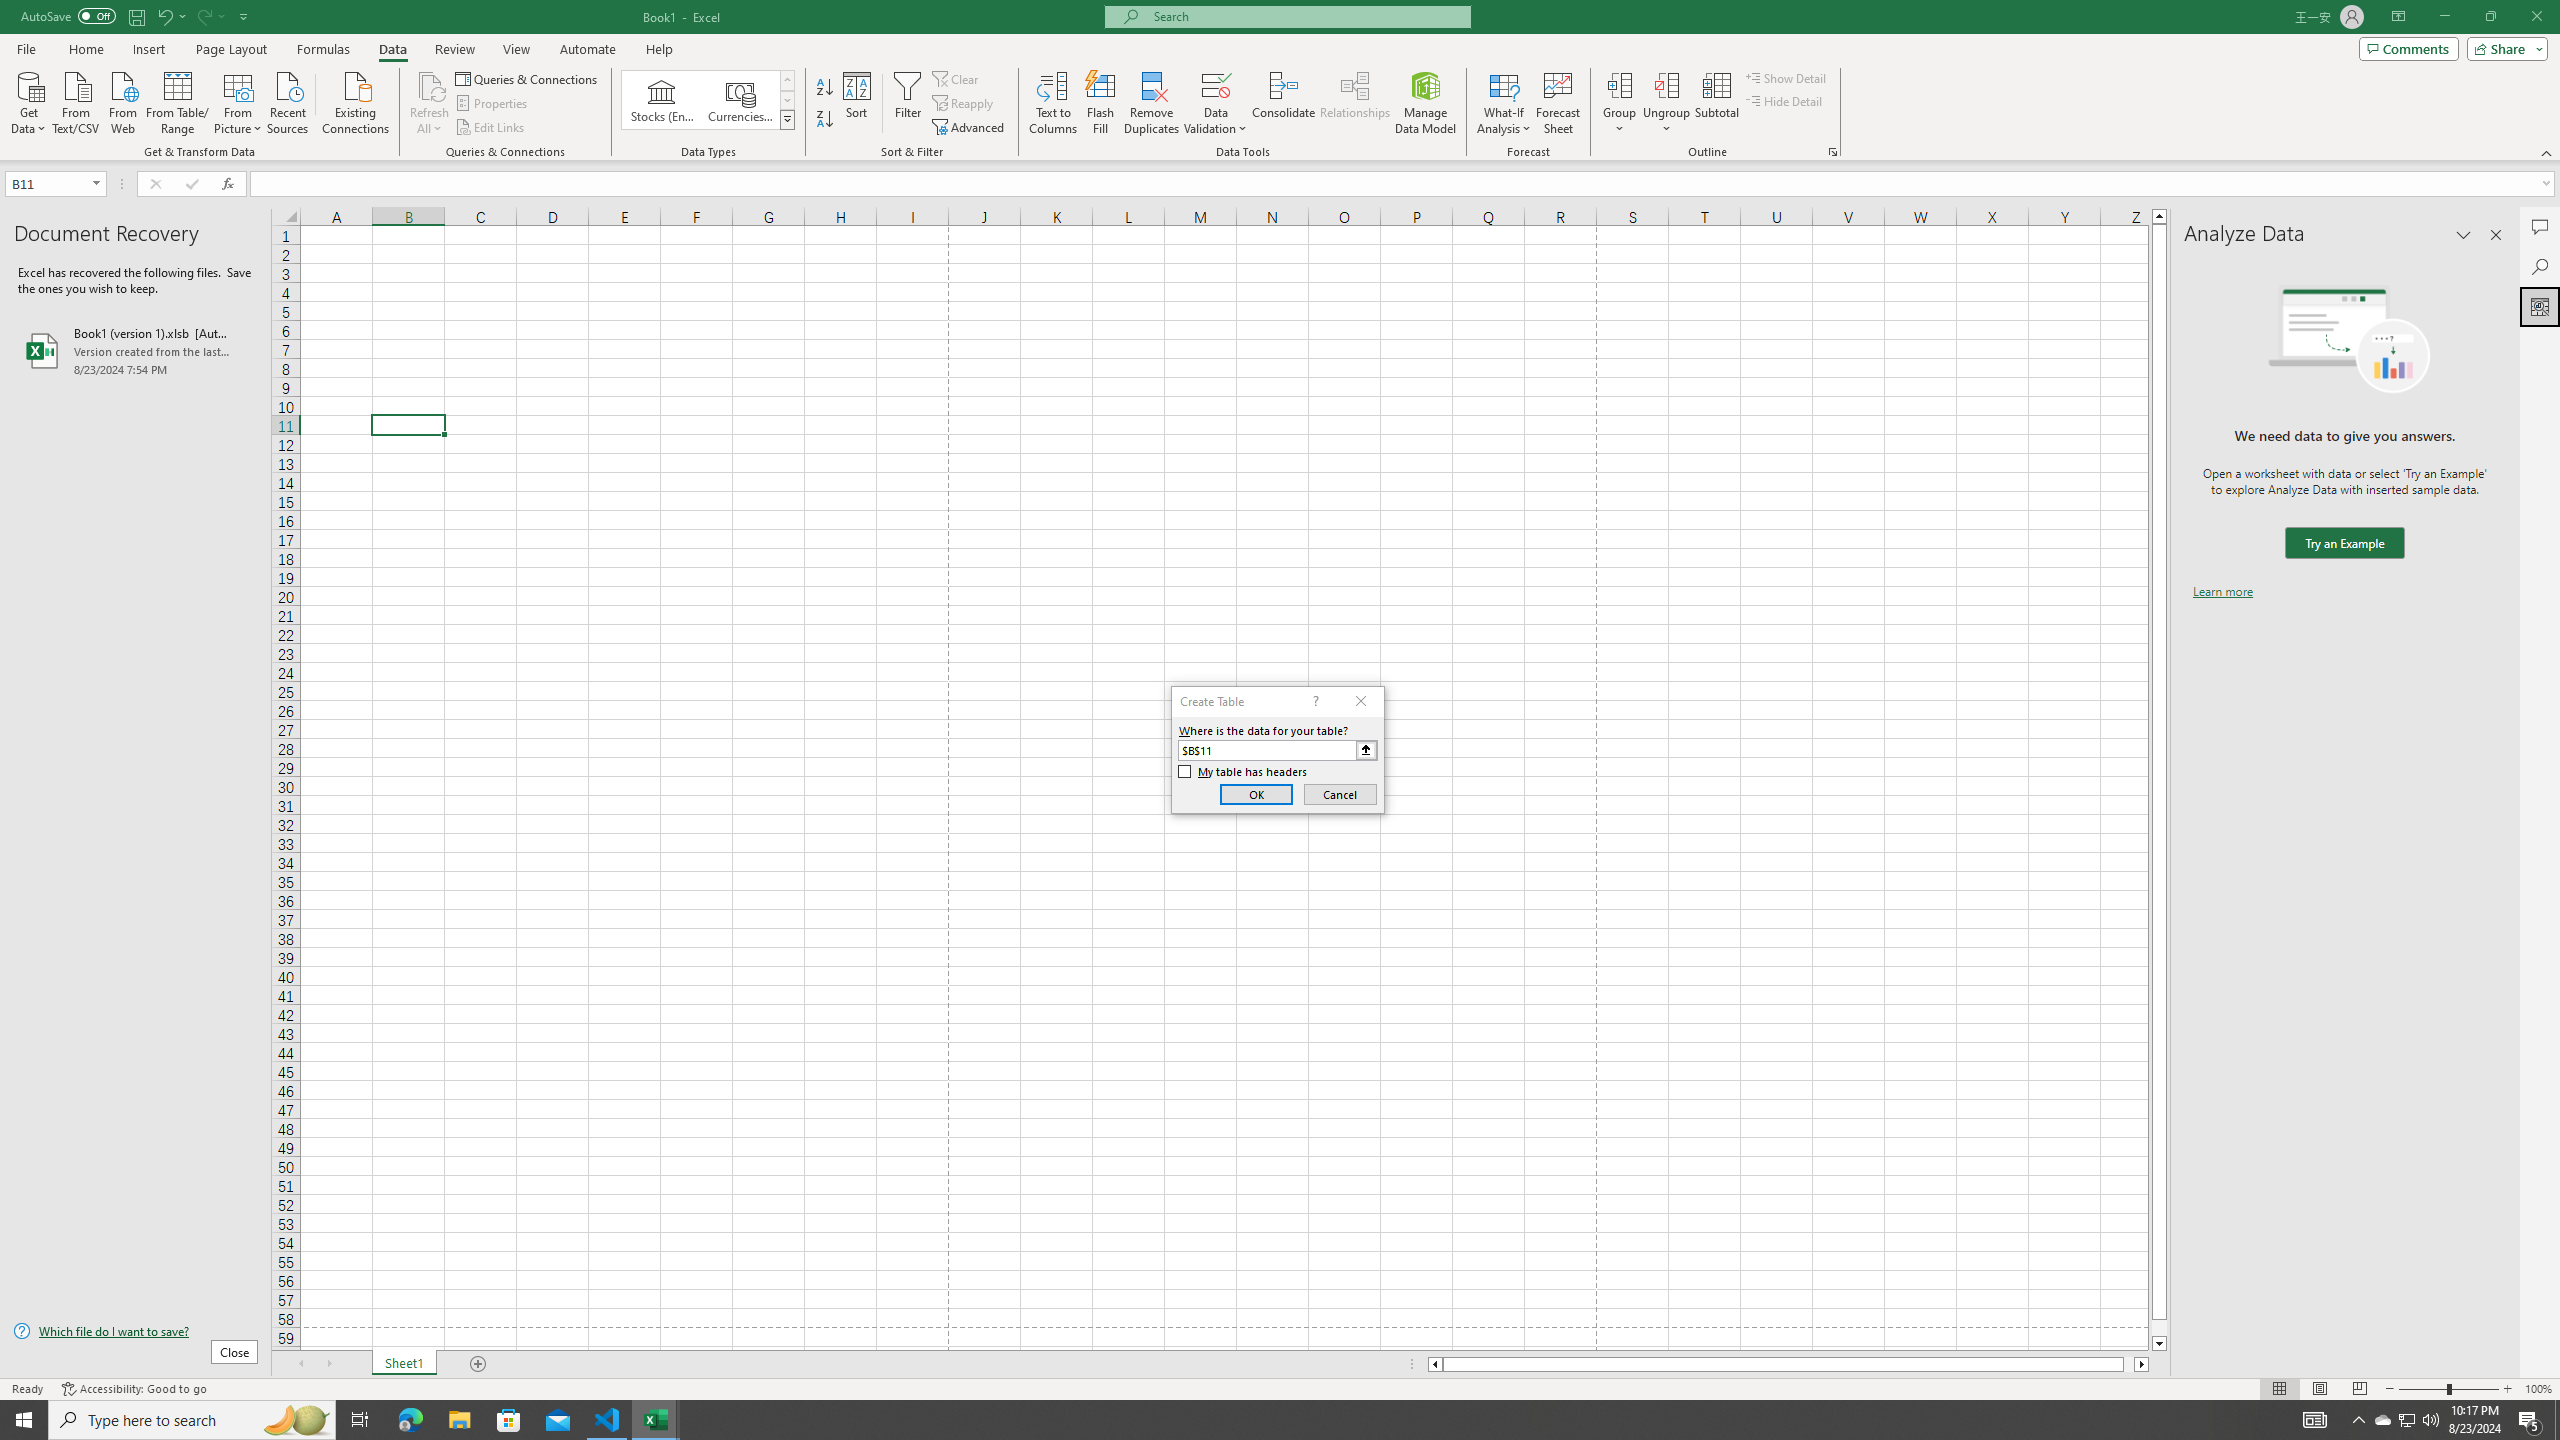  What do you see at coordinates (2495, 234) in the screenshot?
I see `'Close pane'` at bounding box center [2495, 234].